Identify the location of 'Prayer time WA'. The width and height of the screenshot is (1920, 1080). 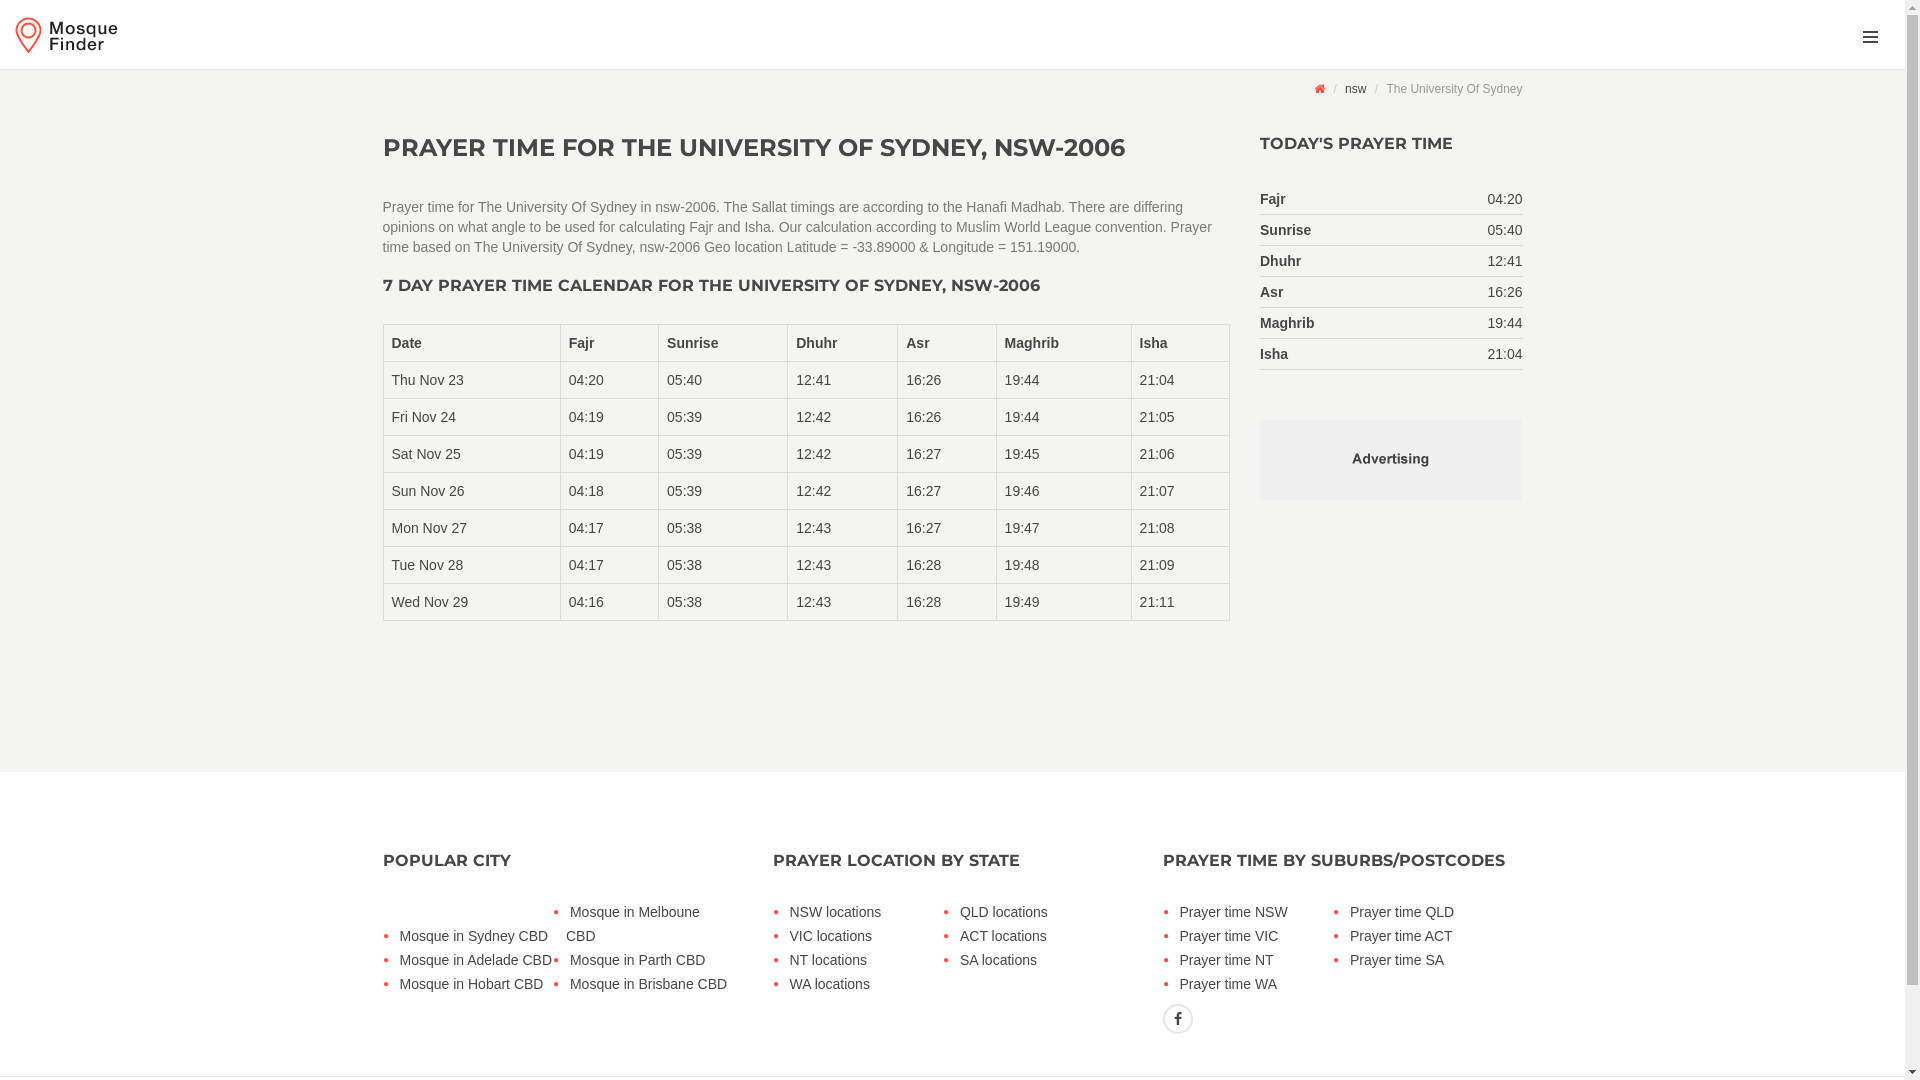
(1258, 982).